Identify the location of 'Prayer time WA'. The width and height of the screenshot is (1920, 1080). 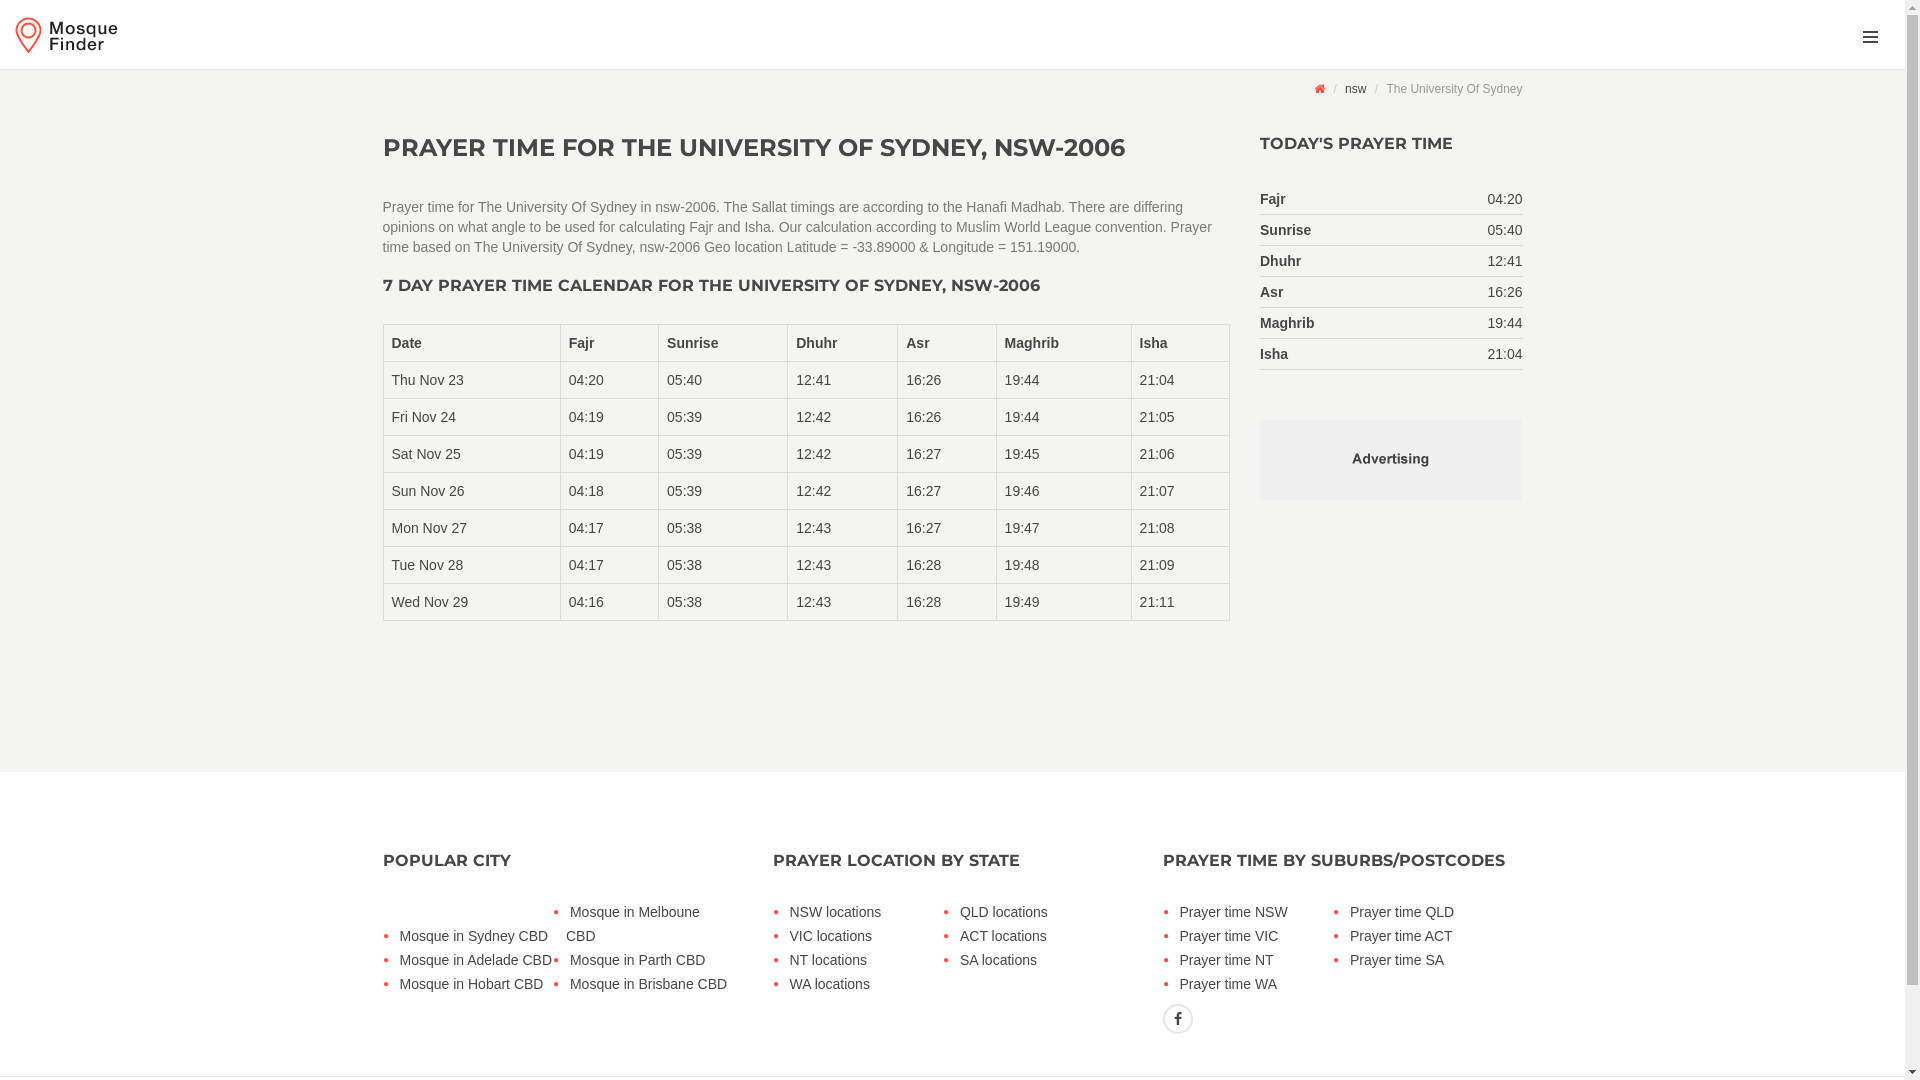
(1258, 982).